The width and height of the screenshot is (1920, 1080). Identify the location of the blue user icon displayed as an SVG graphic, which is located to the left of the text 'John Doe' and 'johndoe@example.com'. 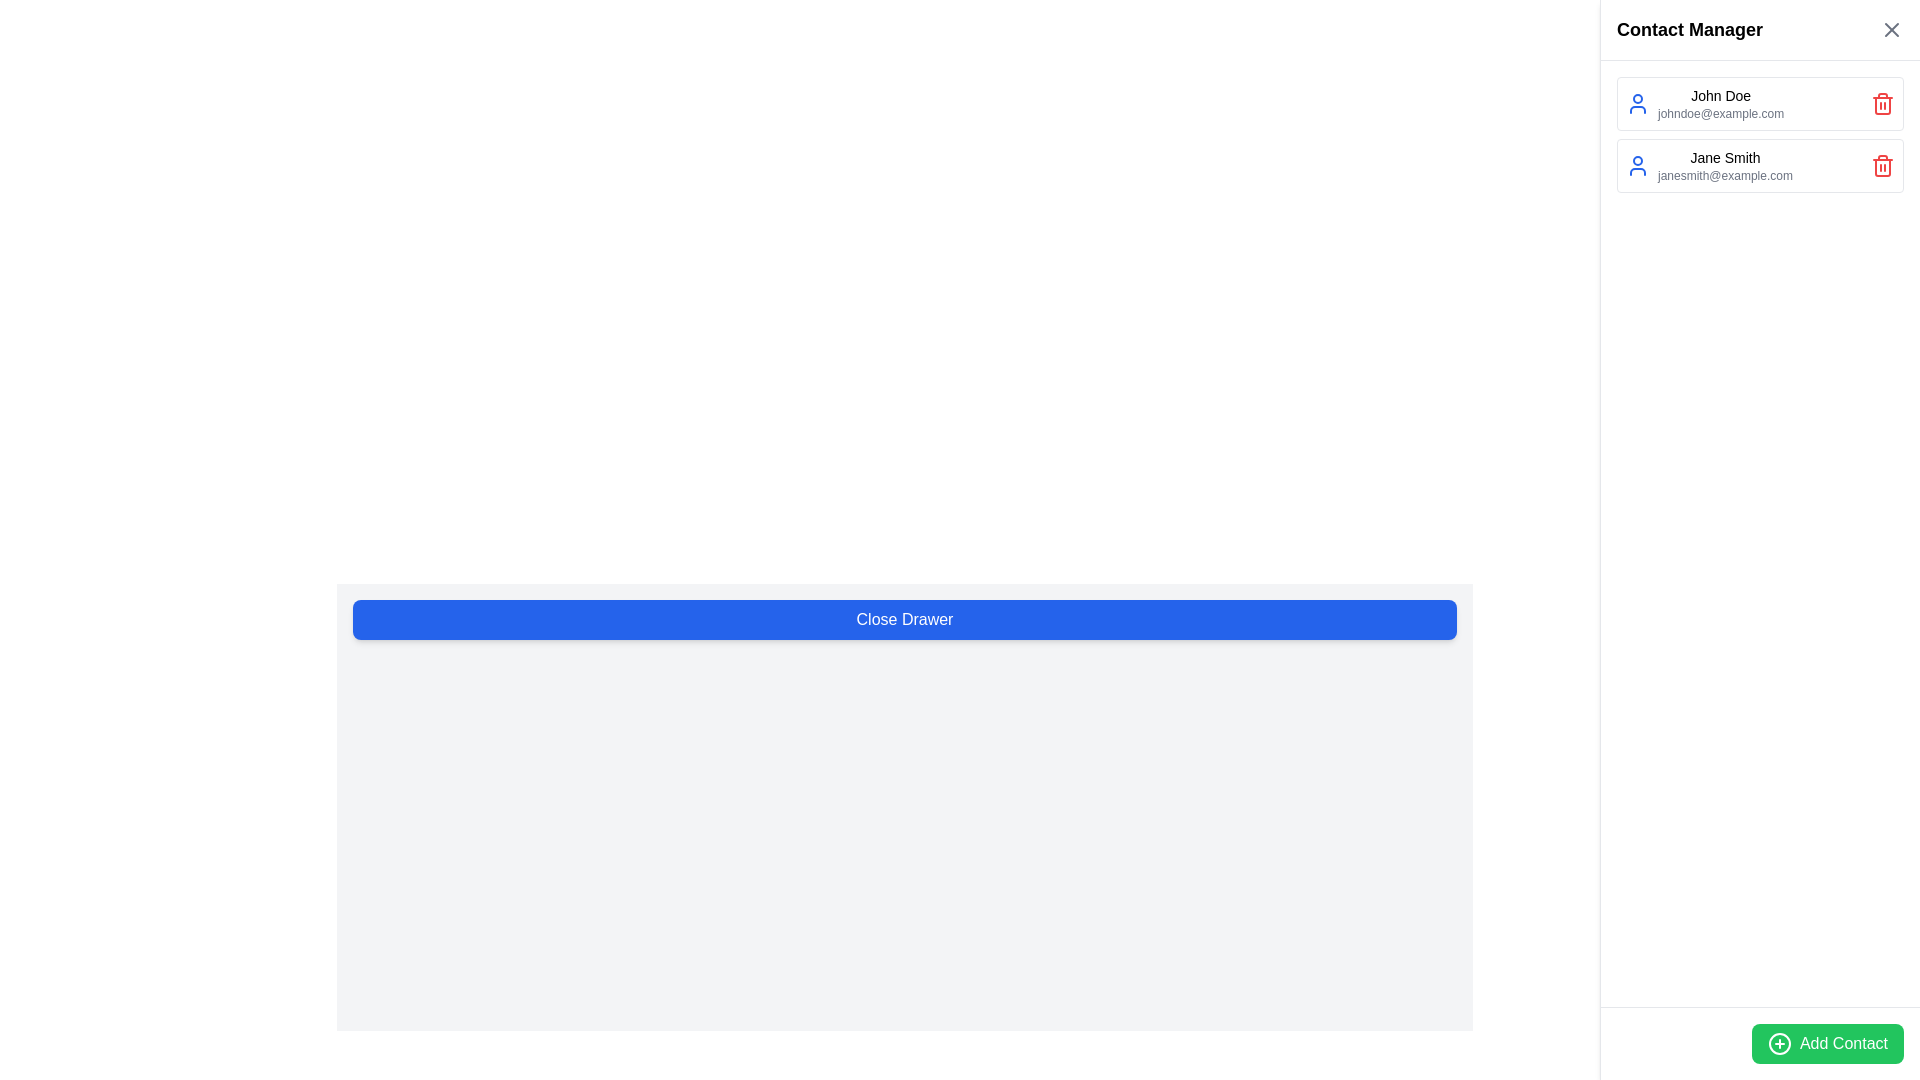
(1637, 104).